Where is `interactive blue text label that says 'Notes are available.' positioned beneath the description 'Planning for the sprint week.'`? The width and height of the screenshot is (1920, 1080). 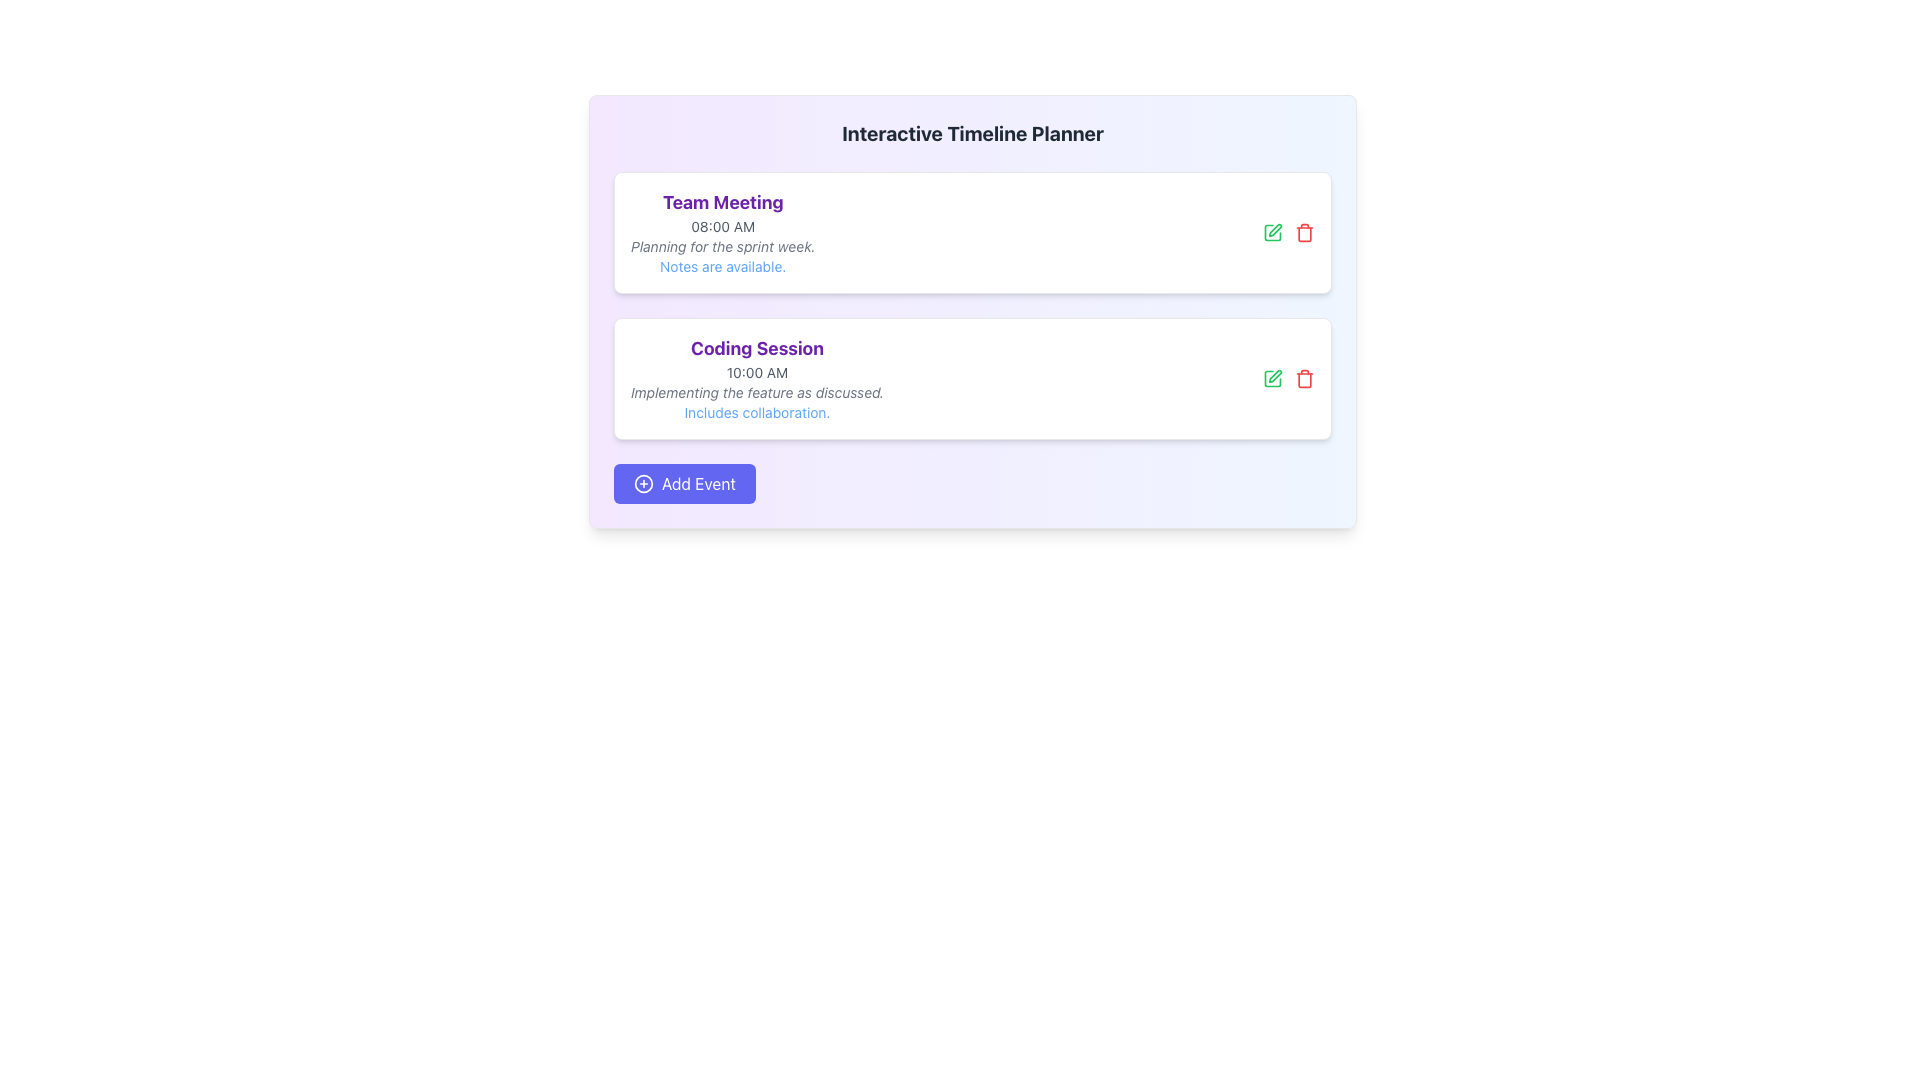
interactive blue text label that says 'Notes are available.' positioned beneath the description 'Planning for the sprint week.' is located at coordinates (722, 265).